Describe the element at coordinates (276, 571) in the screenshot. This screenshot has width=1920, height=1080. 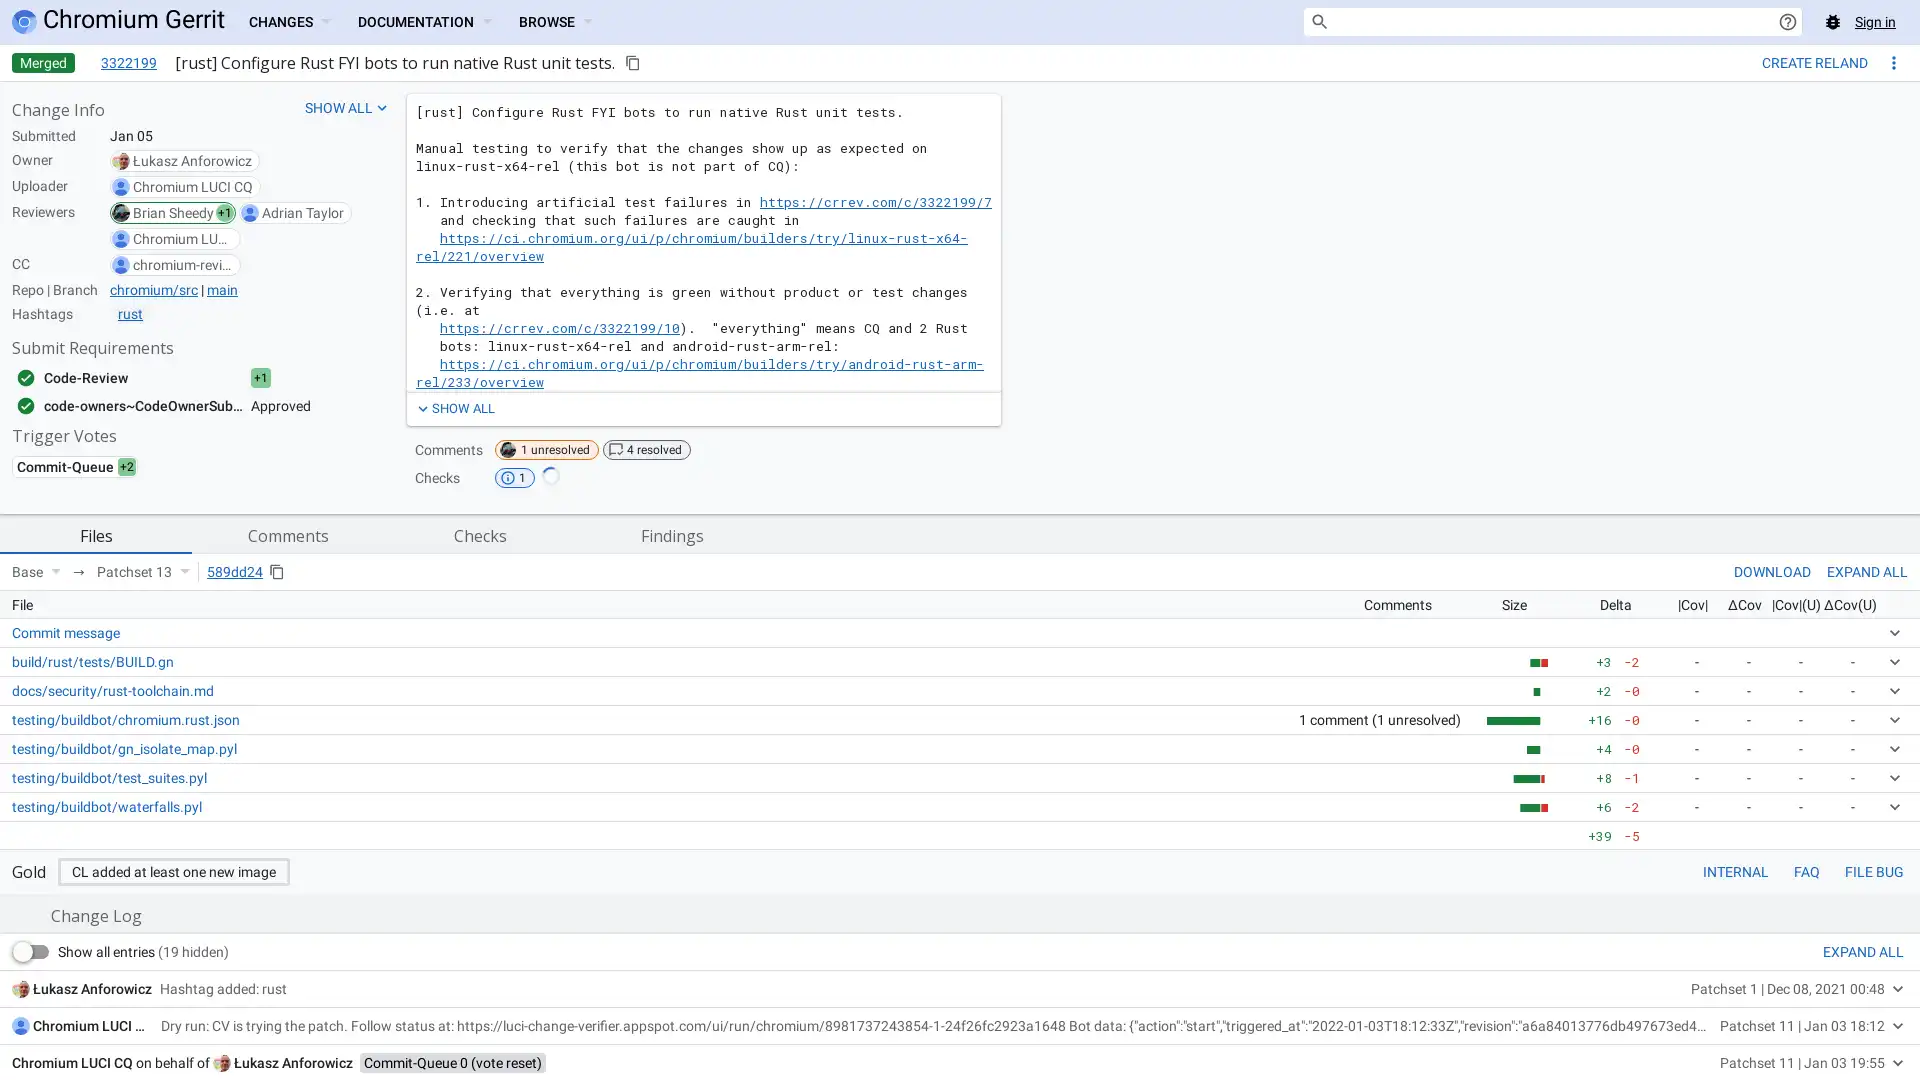
I see `Click to copy to clipboard` at that location.